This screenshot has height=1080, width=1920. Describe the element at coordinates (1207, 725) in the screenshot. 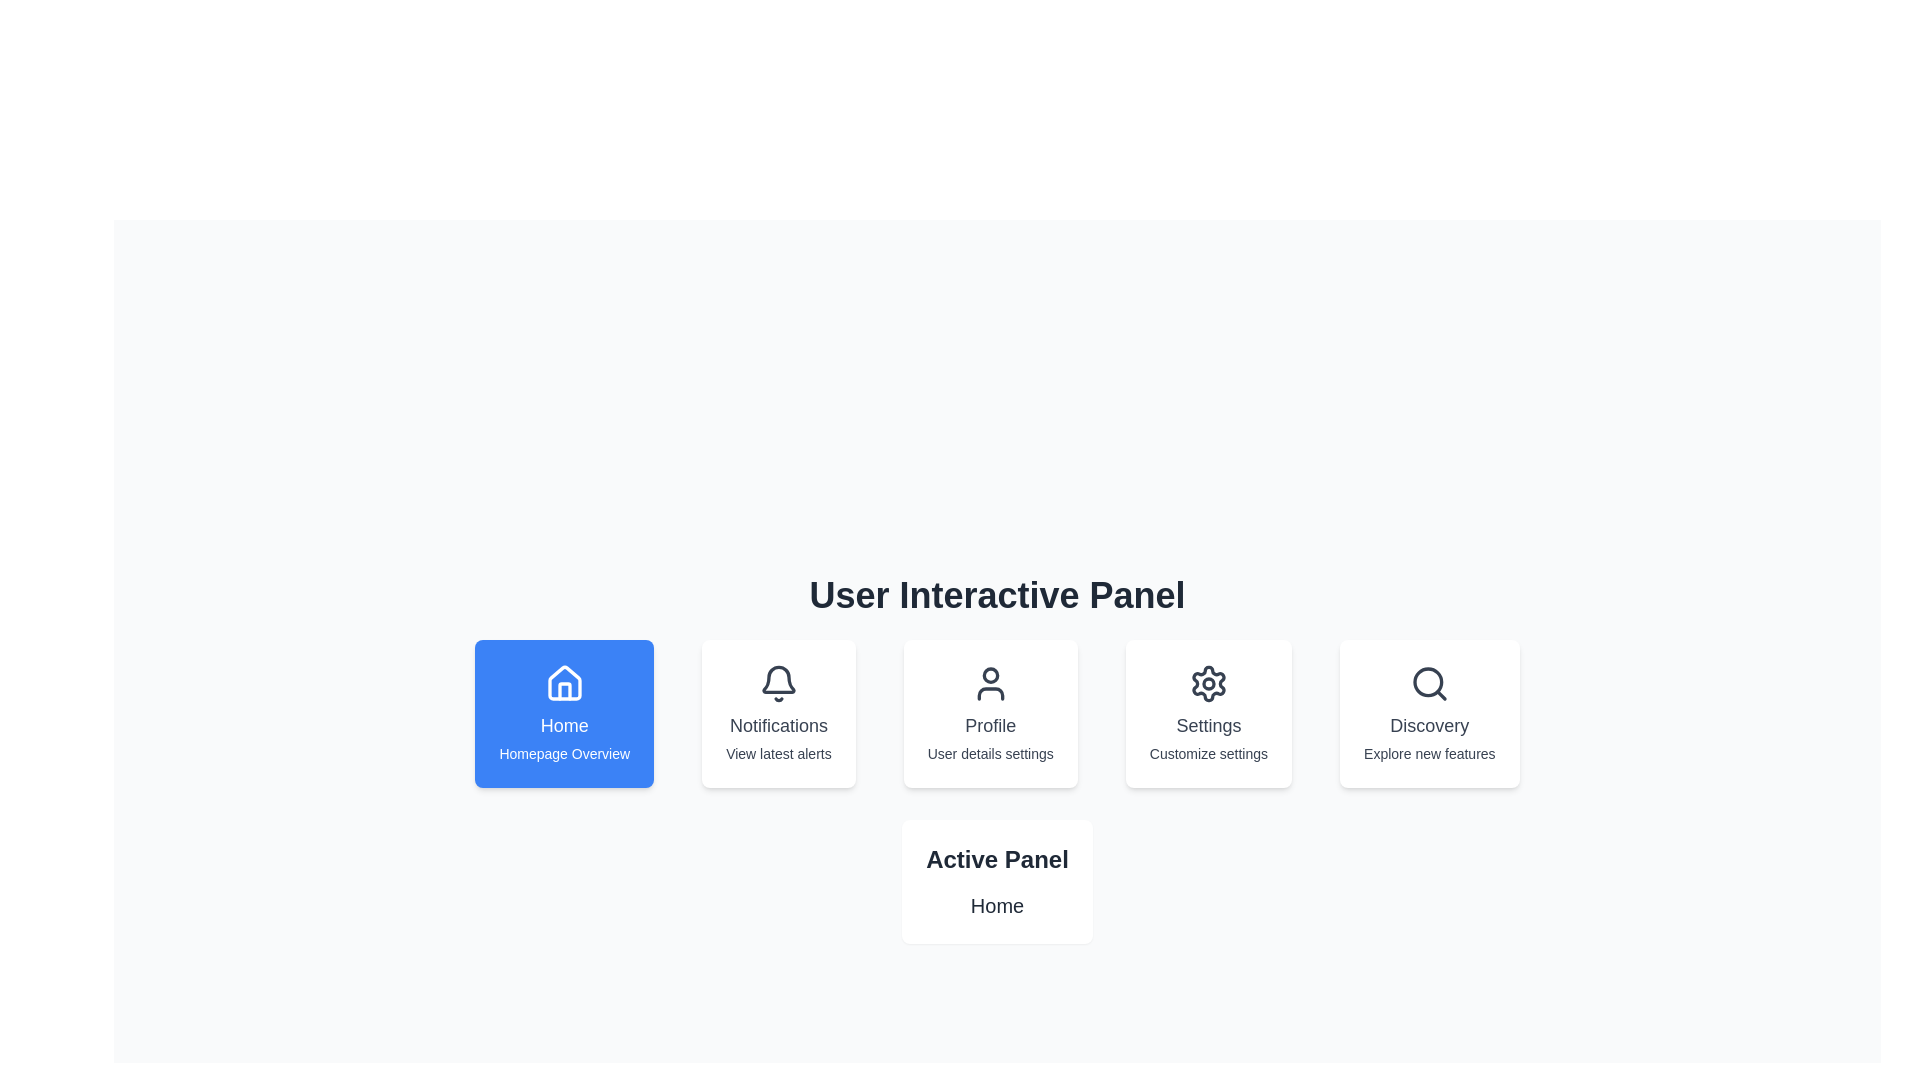

I see `the bold-fonted text label 'Settings' located beneath the gear icon in the 'Settings Customize settings' panel` at that location.